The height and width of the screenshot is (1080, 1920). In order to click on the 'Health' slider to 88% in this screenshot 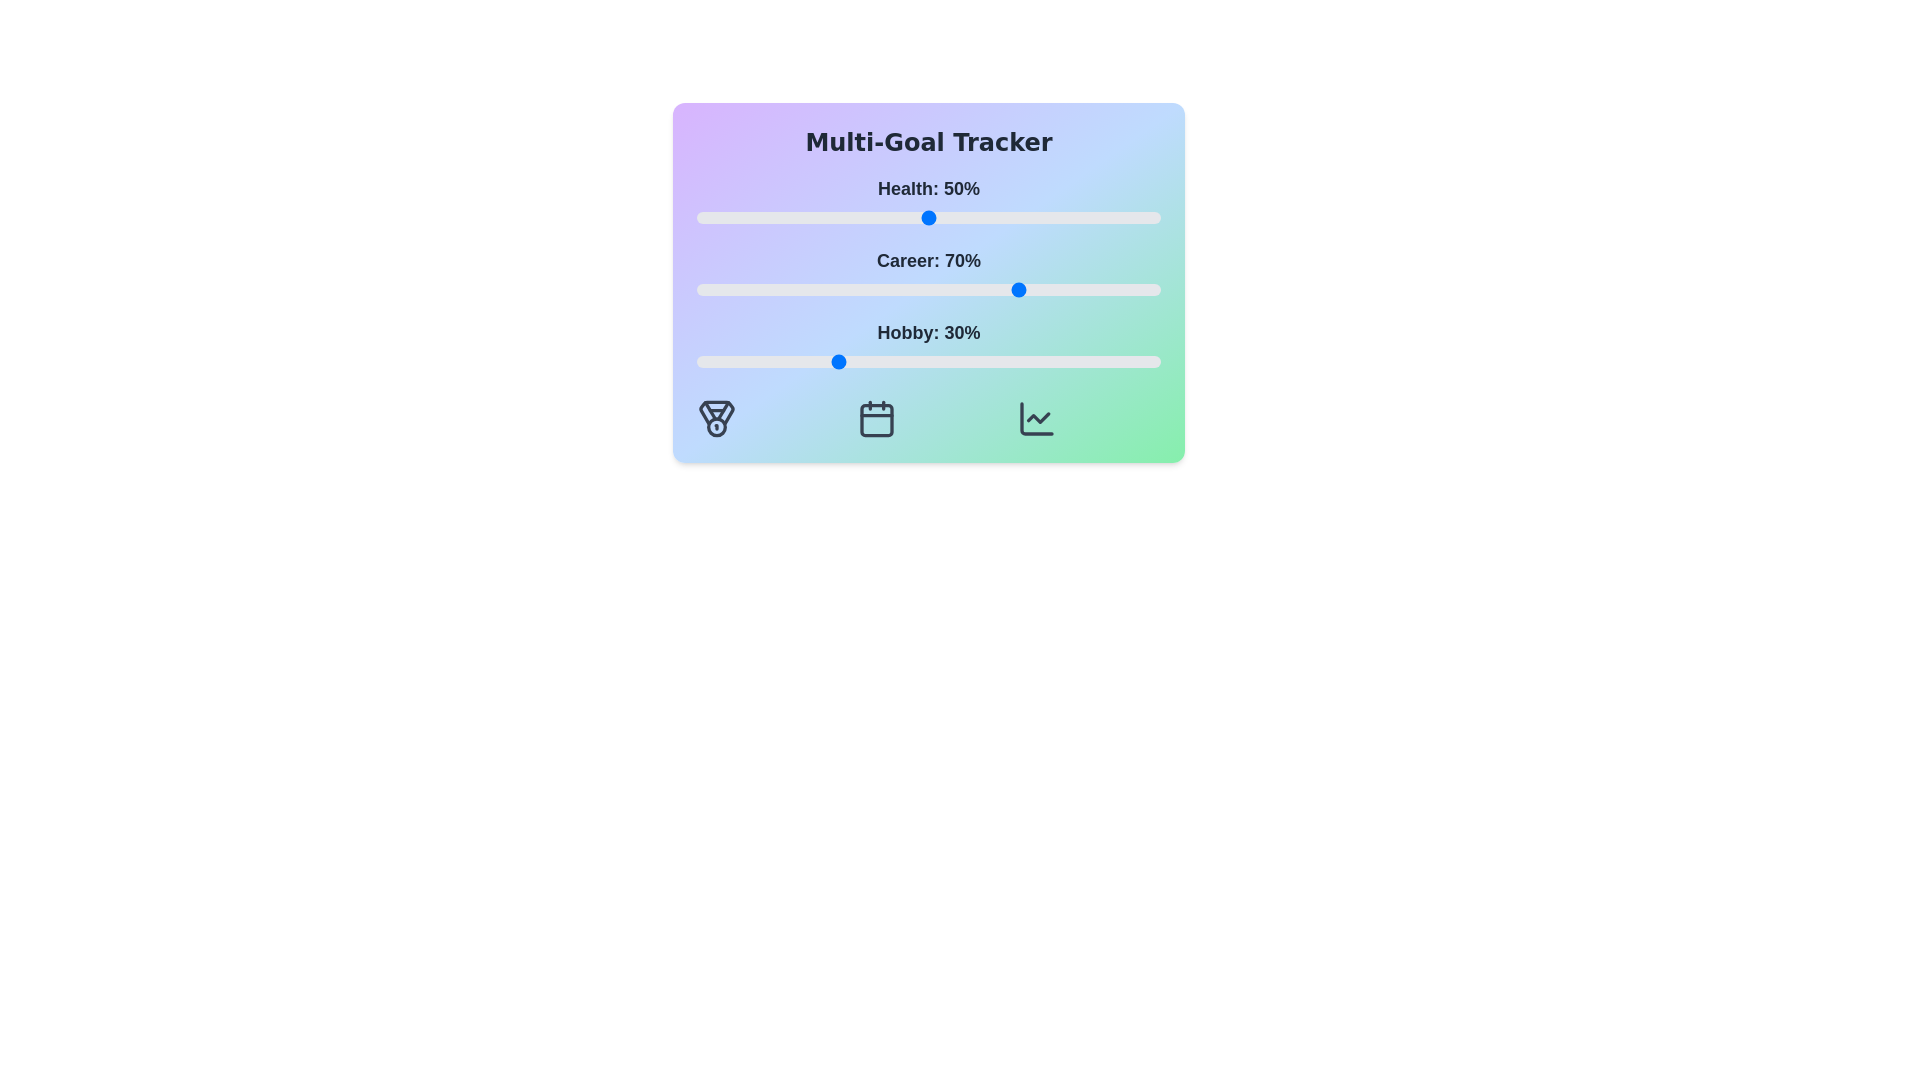, I will do `click(1104, 218)`.